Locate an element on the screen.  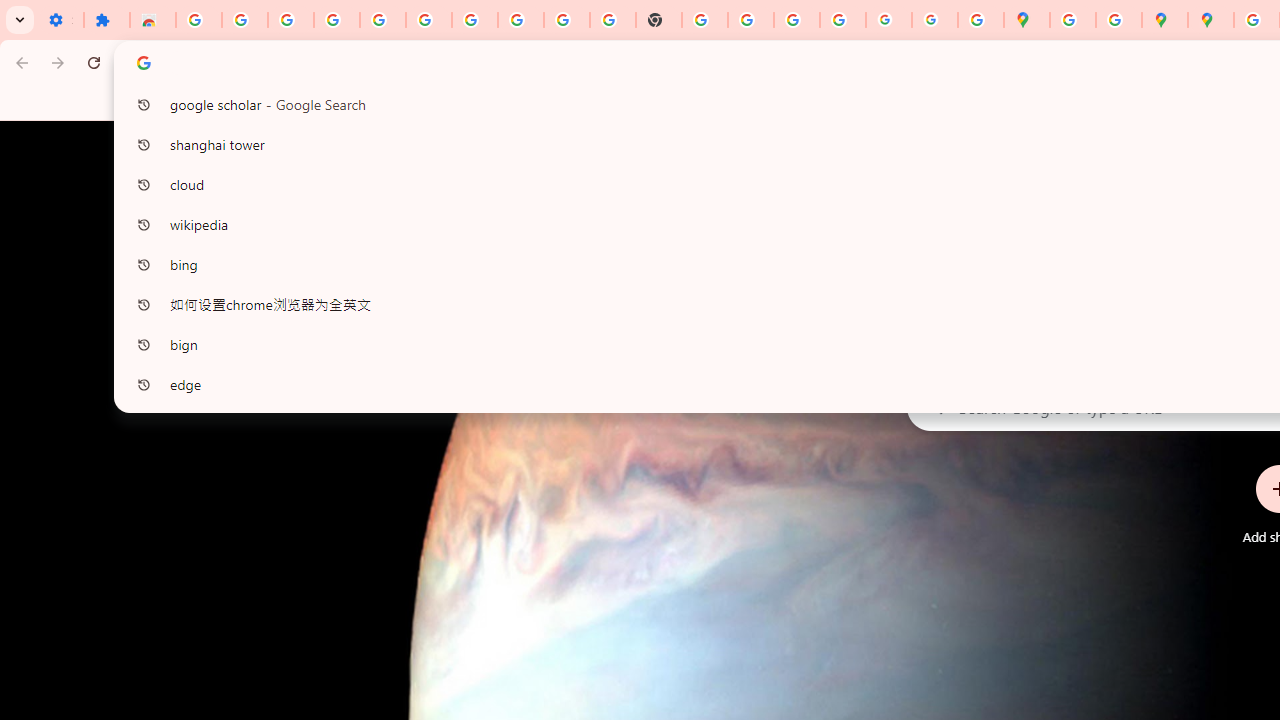
'Reviews: Helix Fruit Jump Arcade Game' is located at coordinates (152, 20).